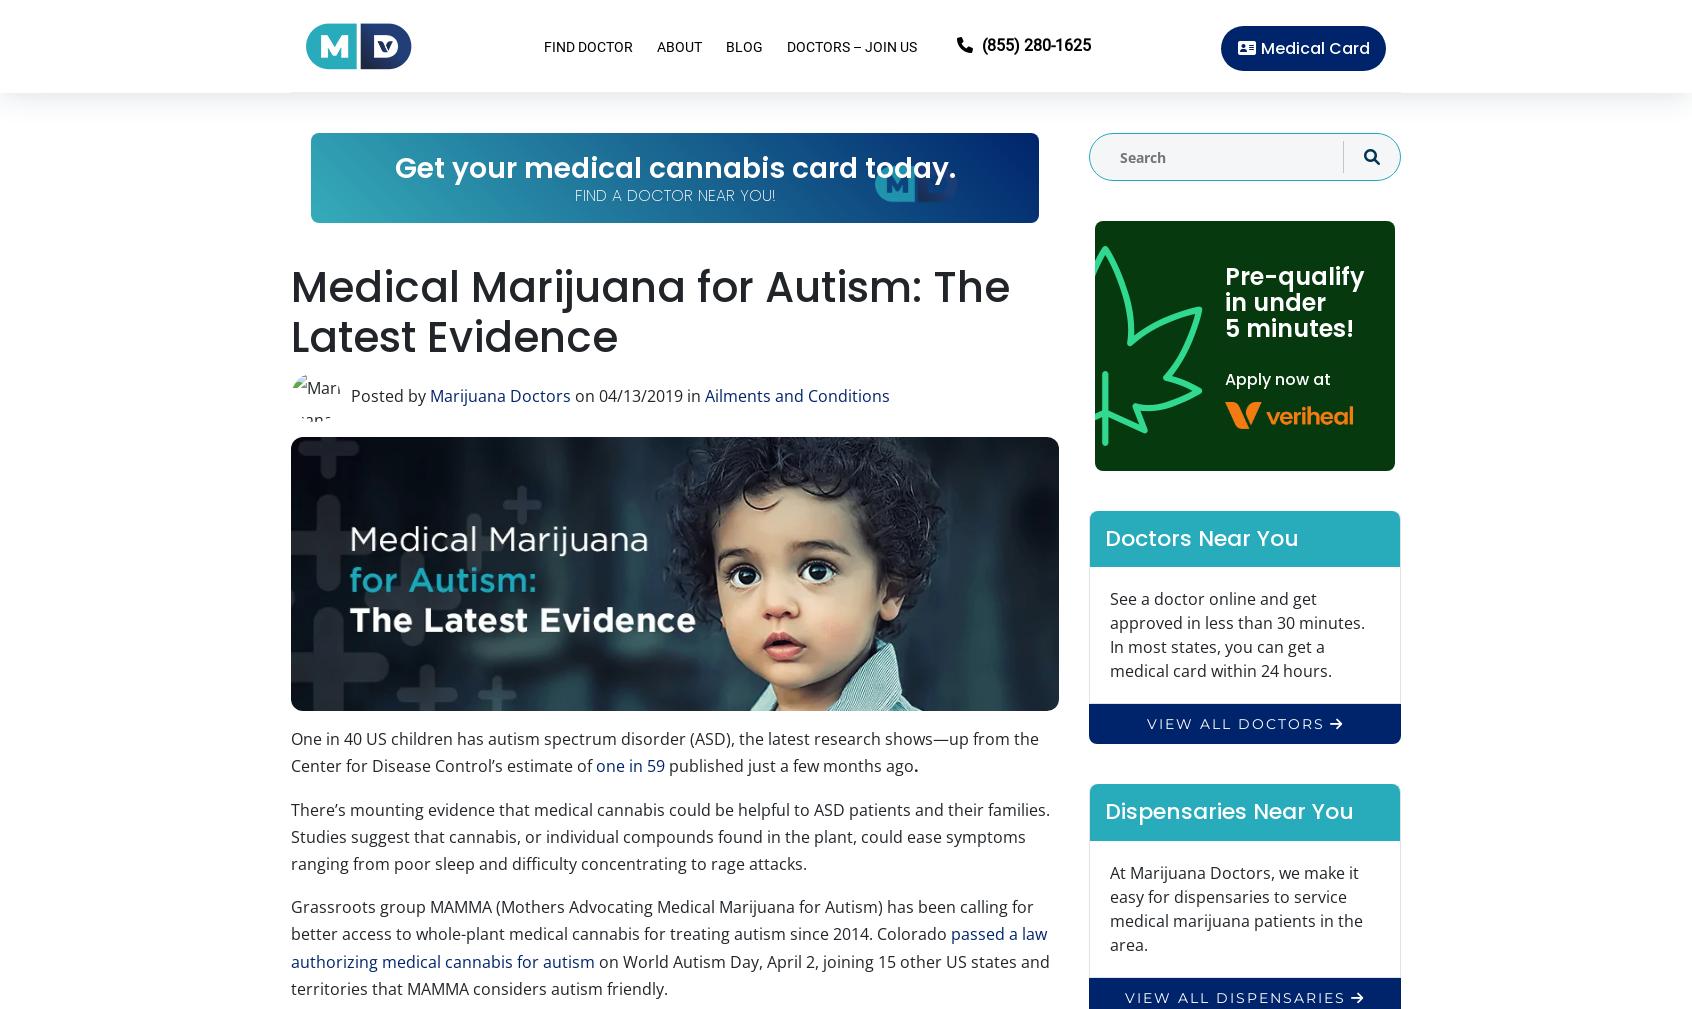 The image size is (1692, 1009). I want to click on 'Posted by', so click(390, 395).